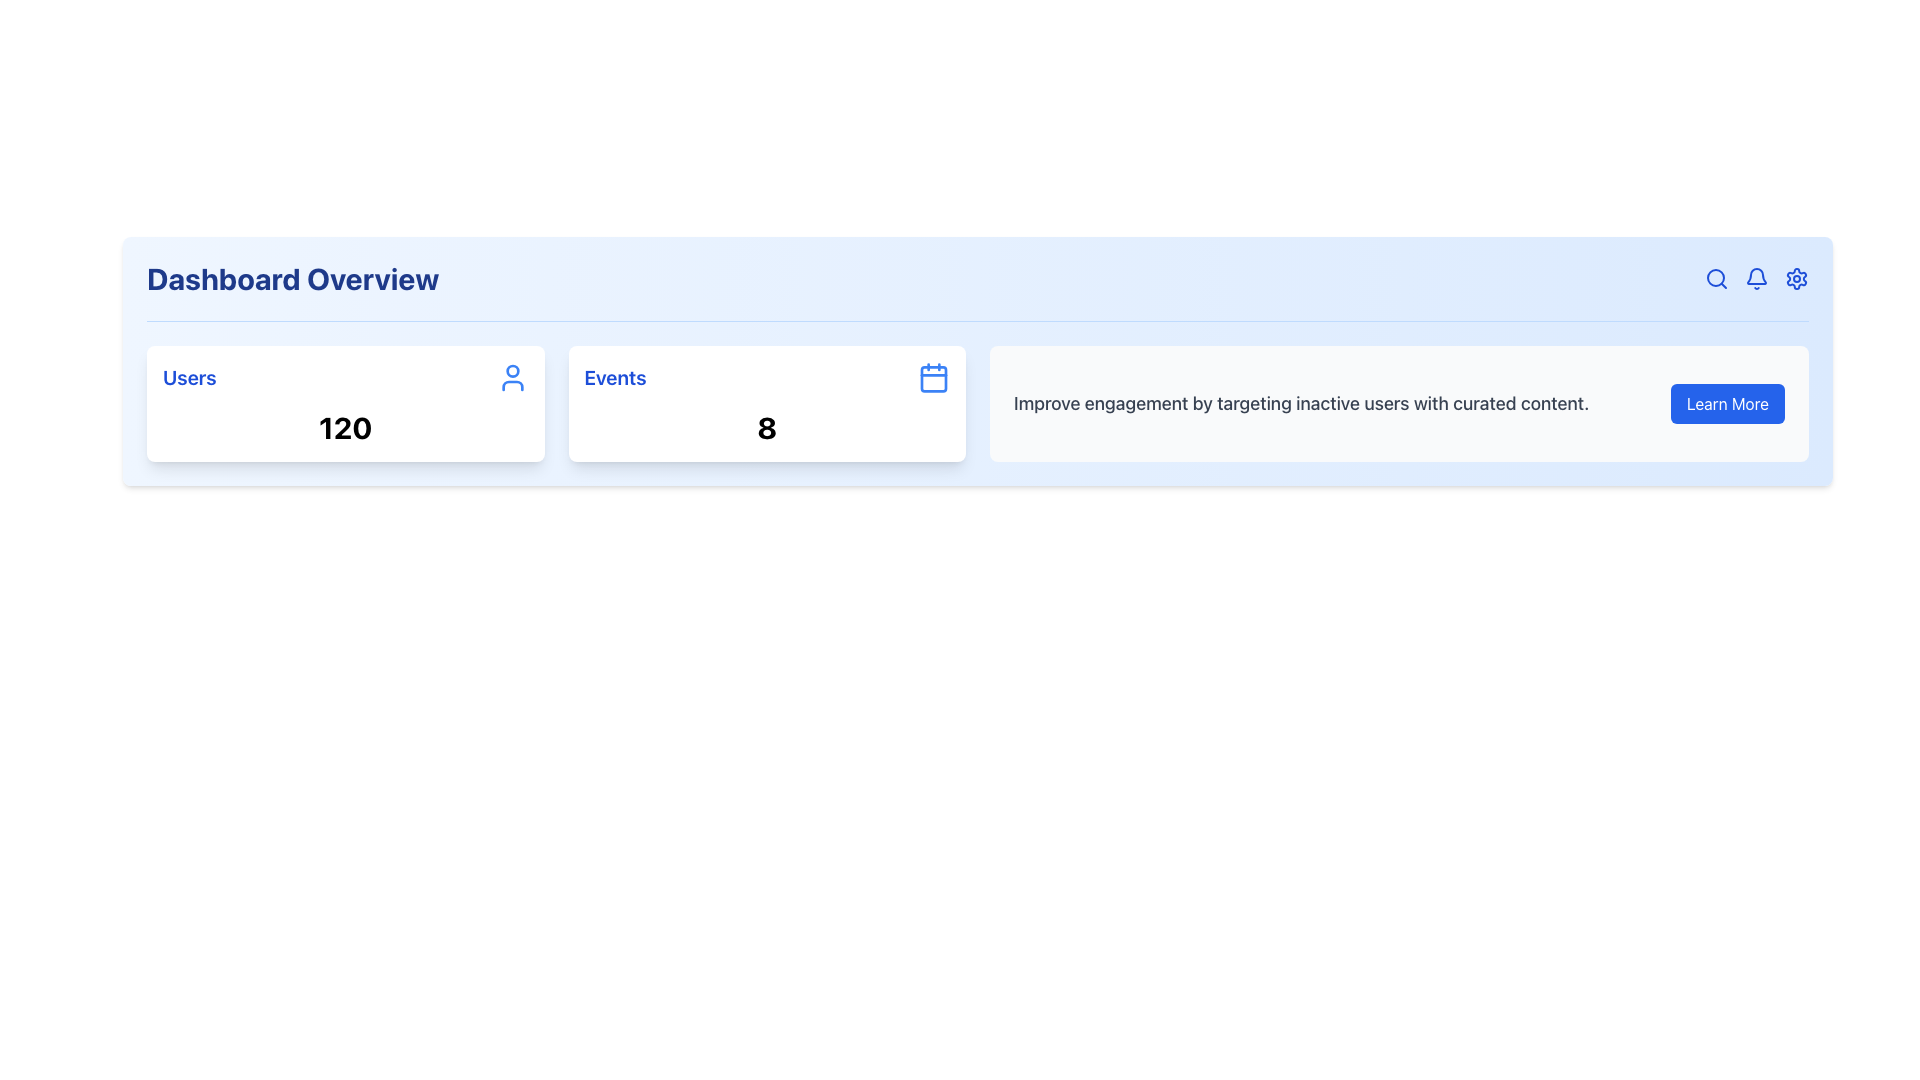  Describe the element at coordinates (1796, 278) in the screenshot. I see `the blue gear-shaped icon button located at the top-right corner of the interface` at that location.